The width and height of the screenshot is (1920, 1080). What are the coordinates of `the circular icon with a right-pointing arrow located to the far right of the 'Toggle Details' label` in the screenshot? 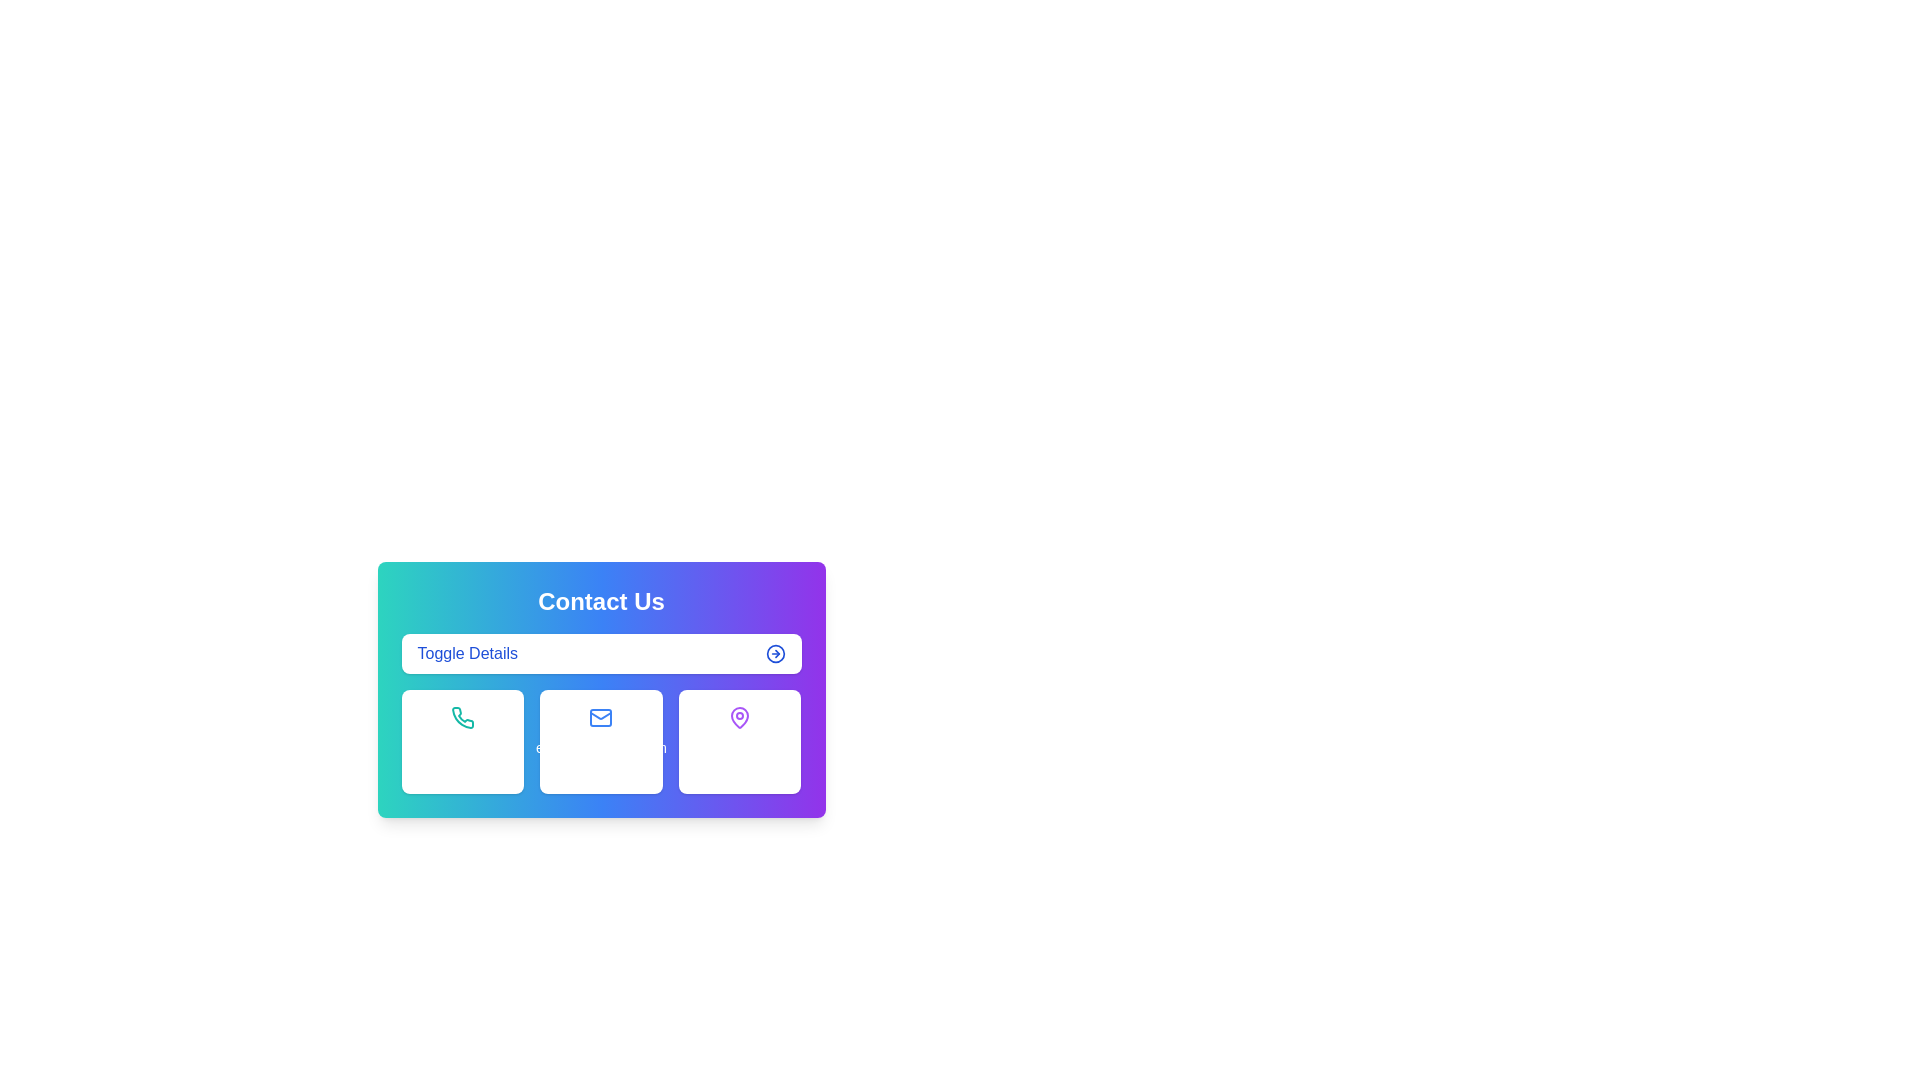 It's located at (774, 654).